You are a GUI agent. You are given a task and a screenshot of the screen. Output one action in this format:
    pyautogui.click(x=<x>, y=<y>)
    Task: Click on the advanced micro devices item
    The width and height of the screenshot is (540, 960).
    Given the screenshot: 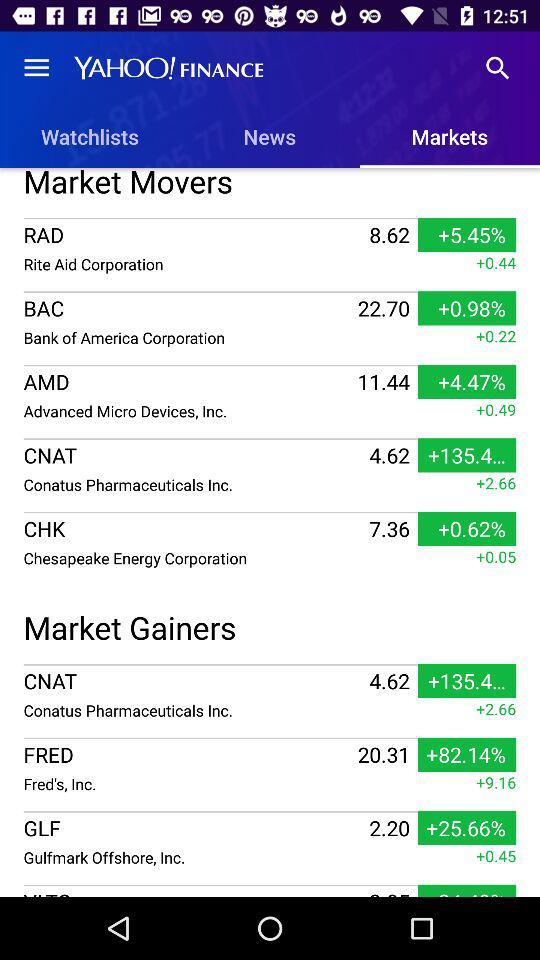 What is the action you would take?
    pyautogui.click(x=188, y=410)
    